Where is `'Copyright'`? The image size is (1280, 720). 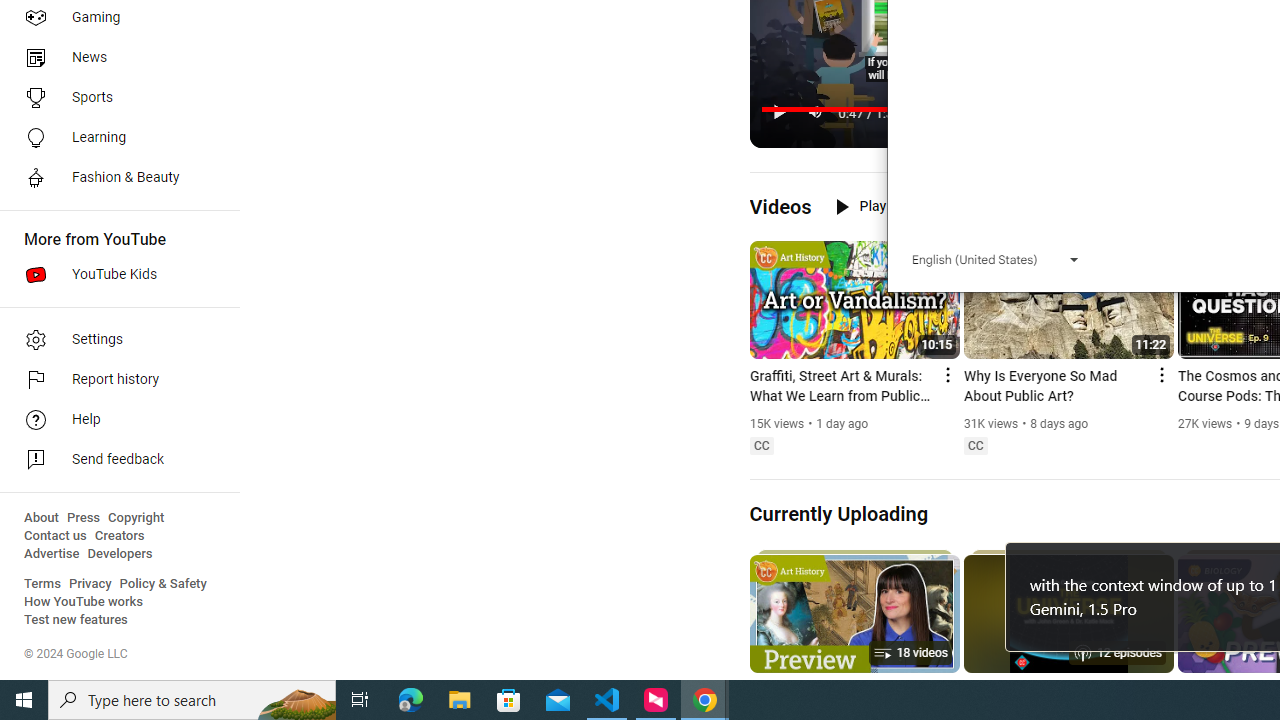
'Copyright' is located at coordinates (135, 517).